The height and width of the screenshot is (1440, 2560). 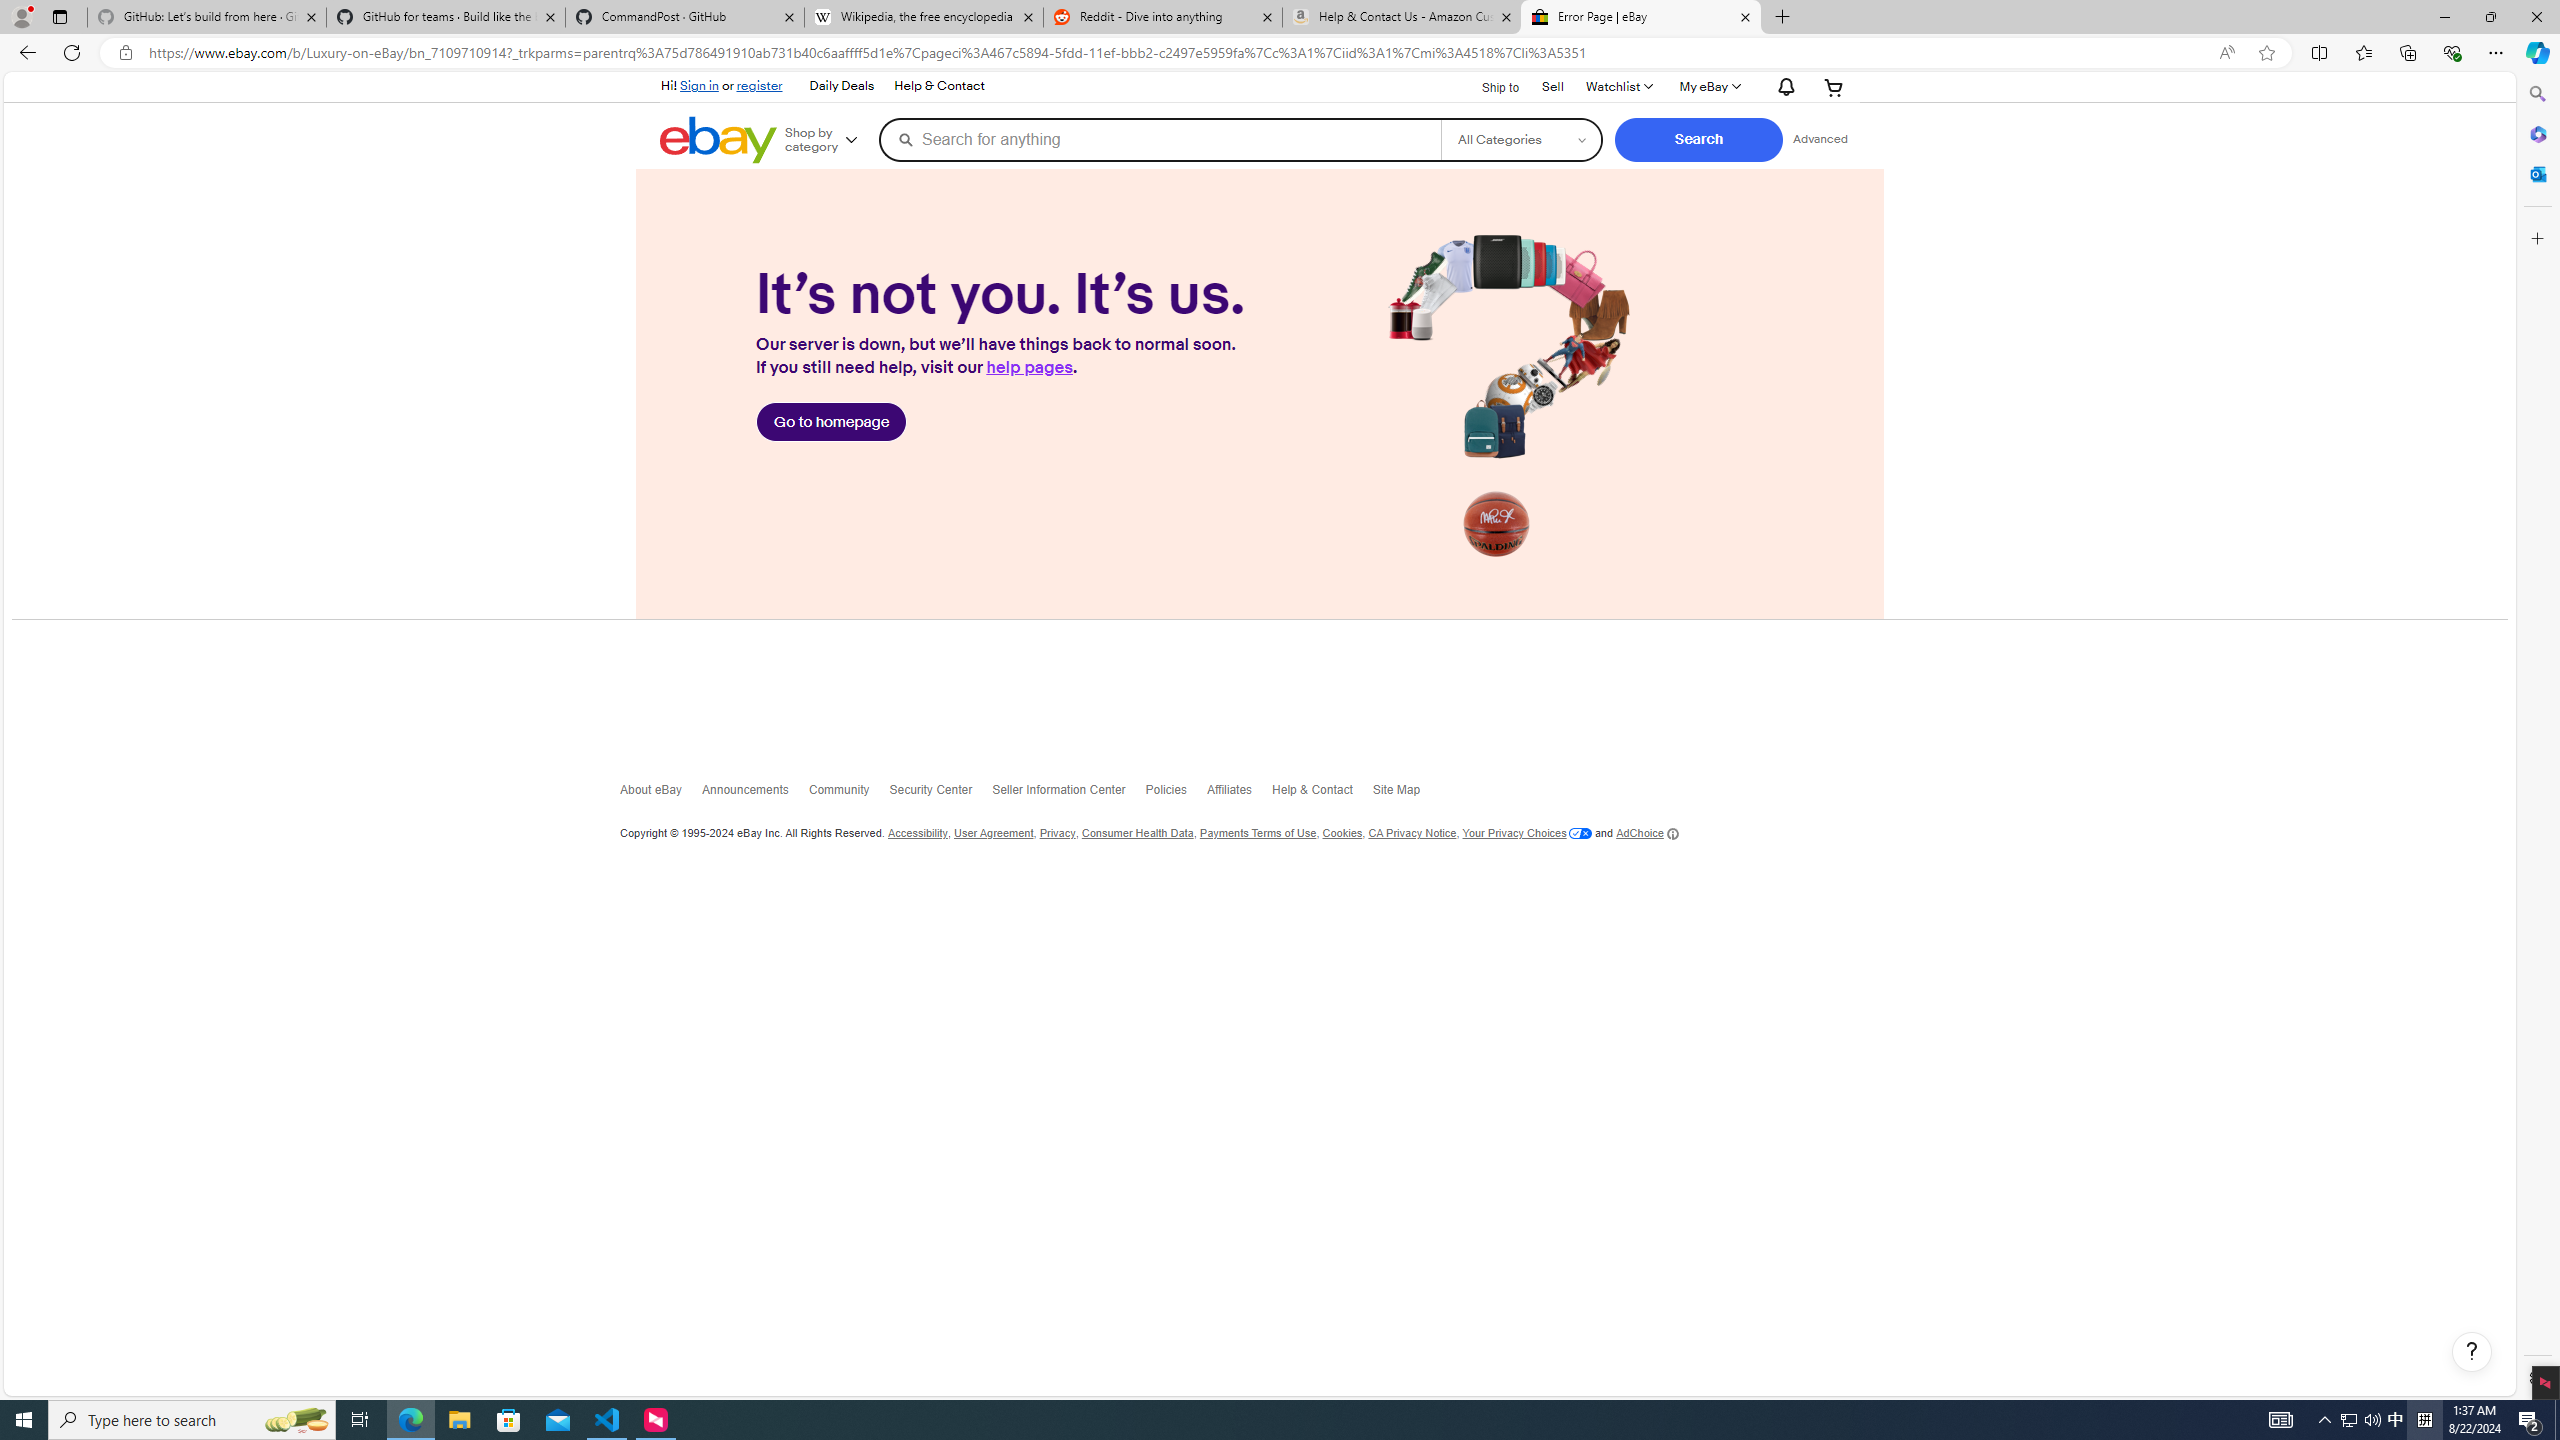 I want to click on 'CA Privacy Notice', so click(x=1410, y=832).